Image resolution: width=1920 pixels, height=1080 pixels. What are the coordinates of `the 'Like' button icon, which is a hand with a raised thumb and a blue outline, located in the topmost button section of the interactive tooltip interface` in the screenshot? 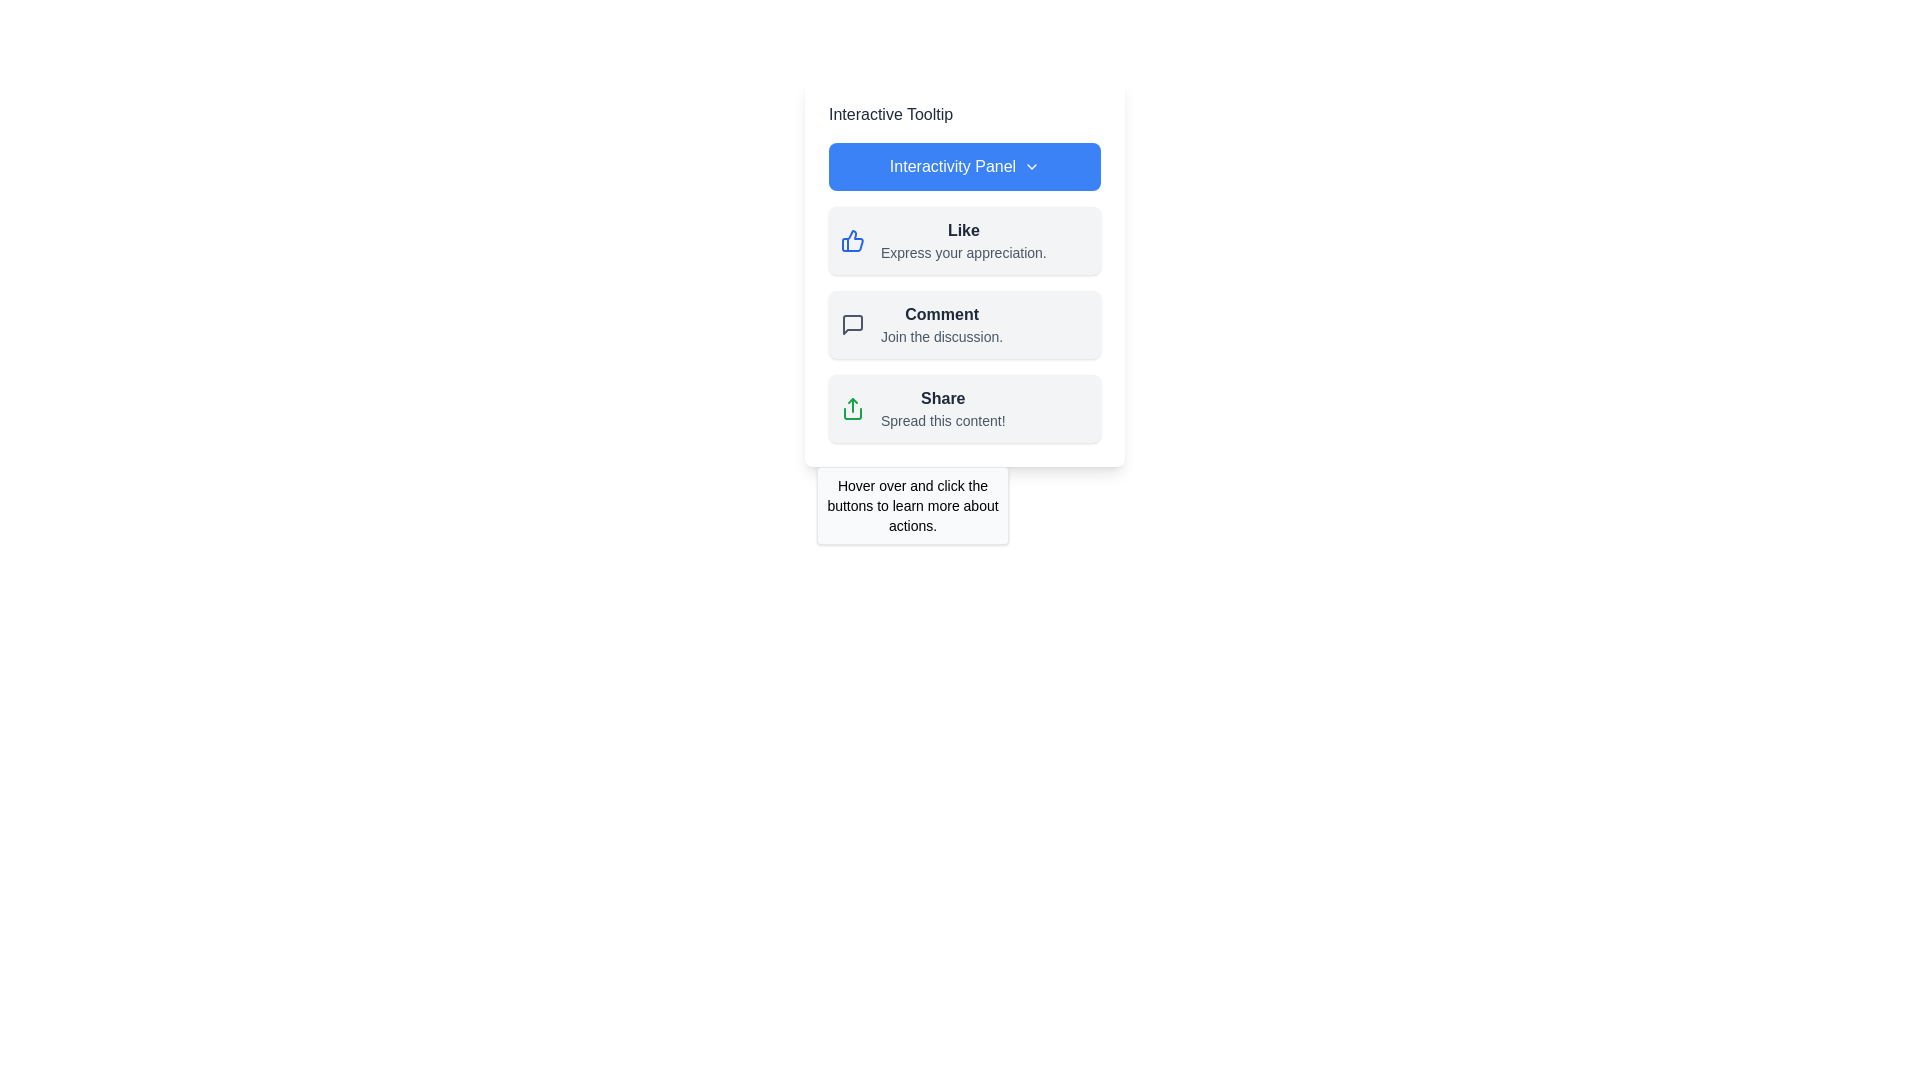 It's located at (852, 239).